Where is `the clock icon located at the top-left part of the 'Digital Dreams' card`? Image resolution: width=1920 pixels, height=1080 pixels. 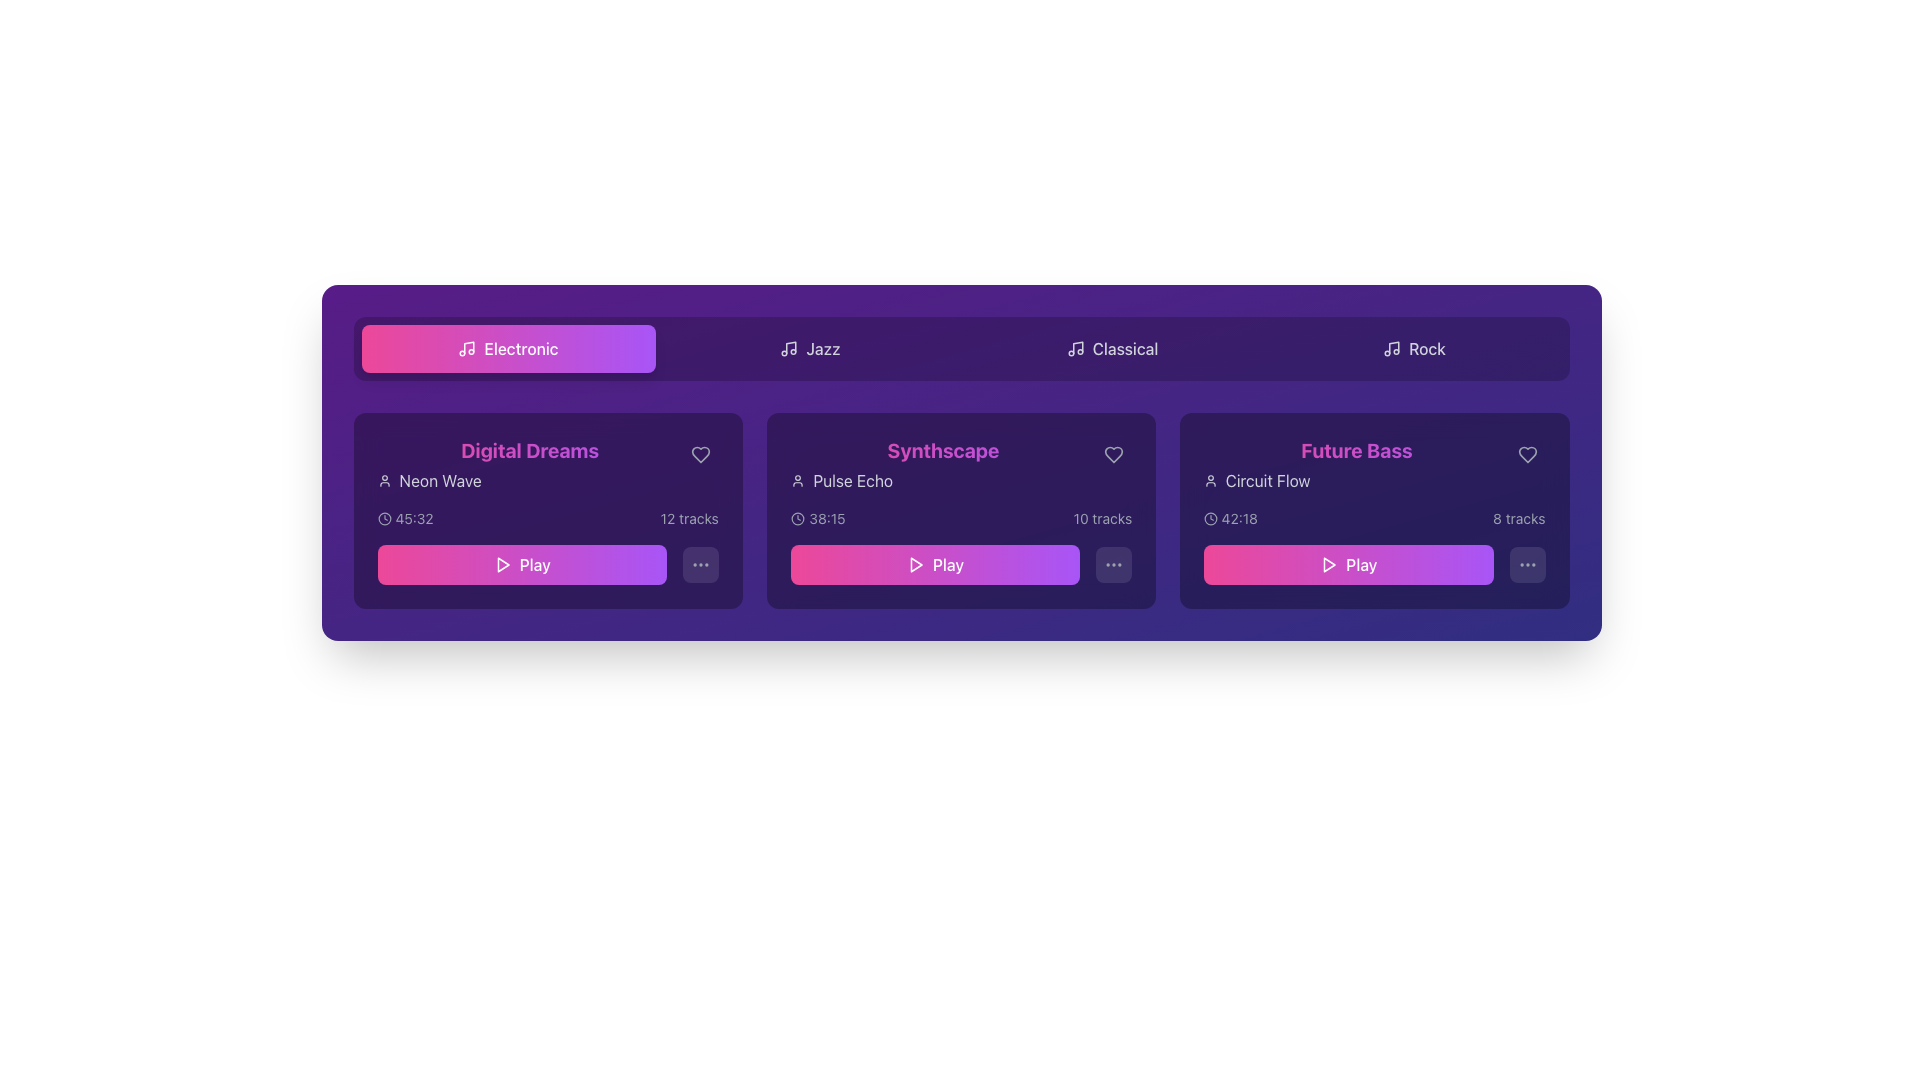 the clock icon located at the top-left part of the 'Digital Dreams' card is located at coordinates (384, 518).